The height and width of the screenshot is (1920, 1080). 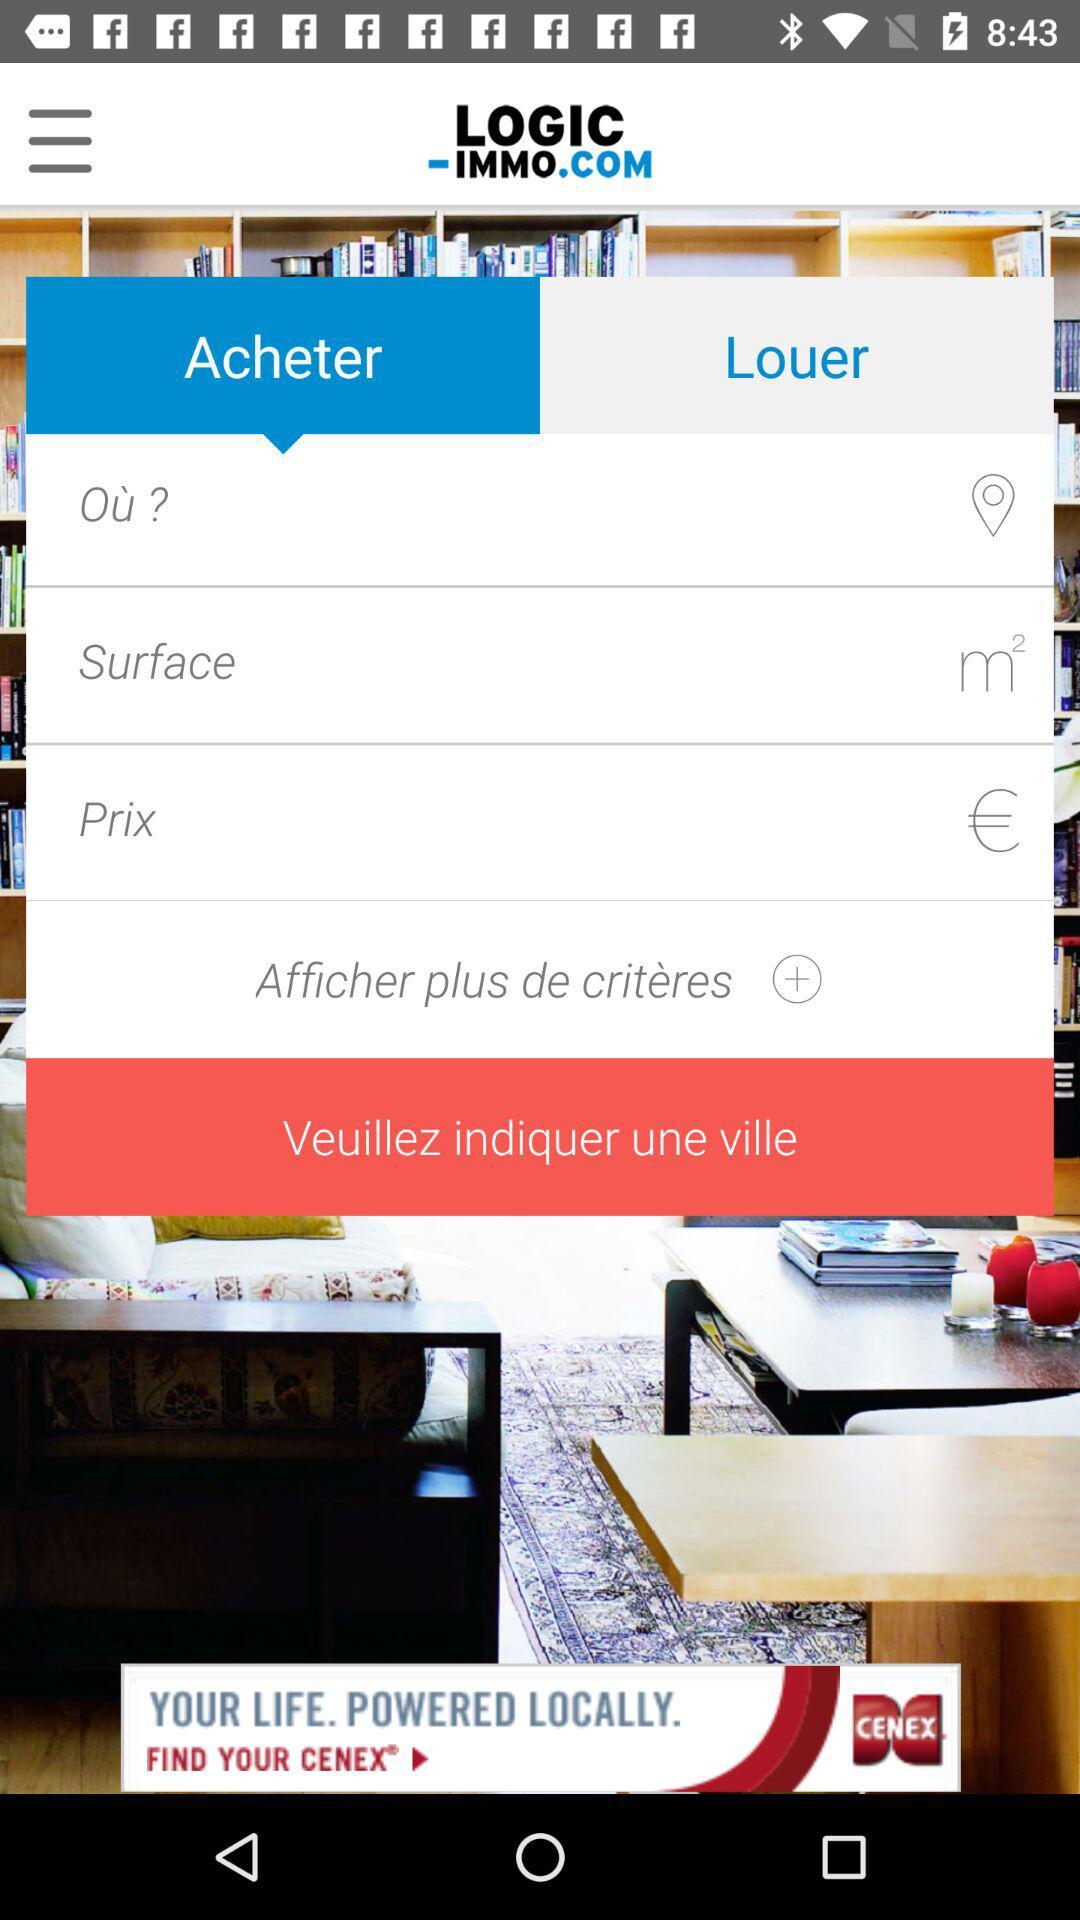 I want to click on advisement, so click(x=540, y=1725).